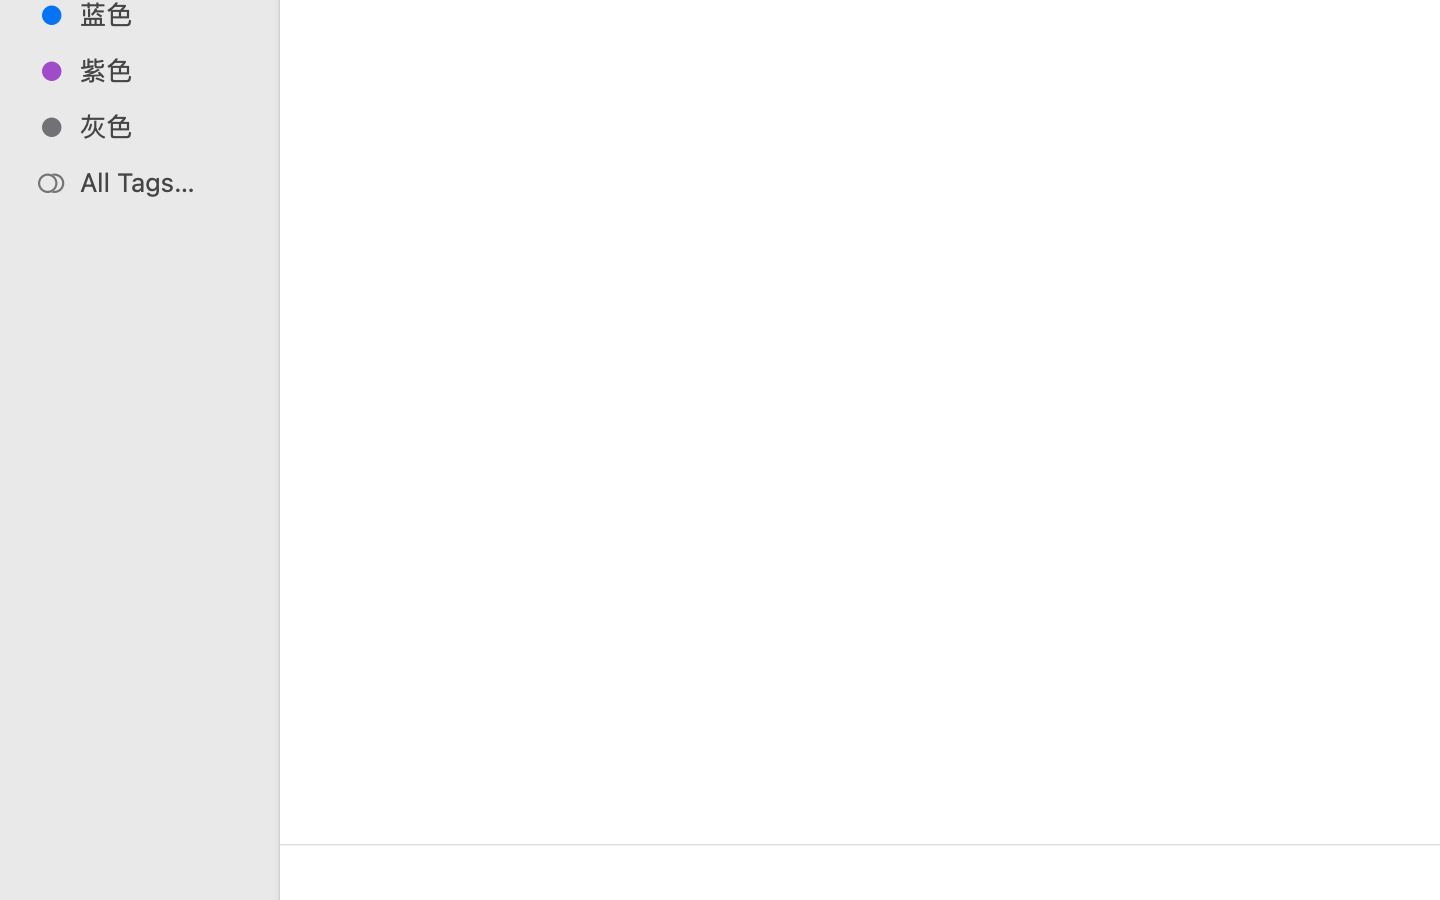 This screenshot has width=1440, height=900. Describe the element at coordinates (159, 69) in the screenshot. I see `'紫色'` at that location.